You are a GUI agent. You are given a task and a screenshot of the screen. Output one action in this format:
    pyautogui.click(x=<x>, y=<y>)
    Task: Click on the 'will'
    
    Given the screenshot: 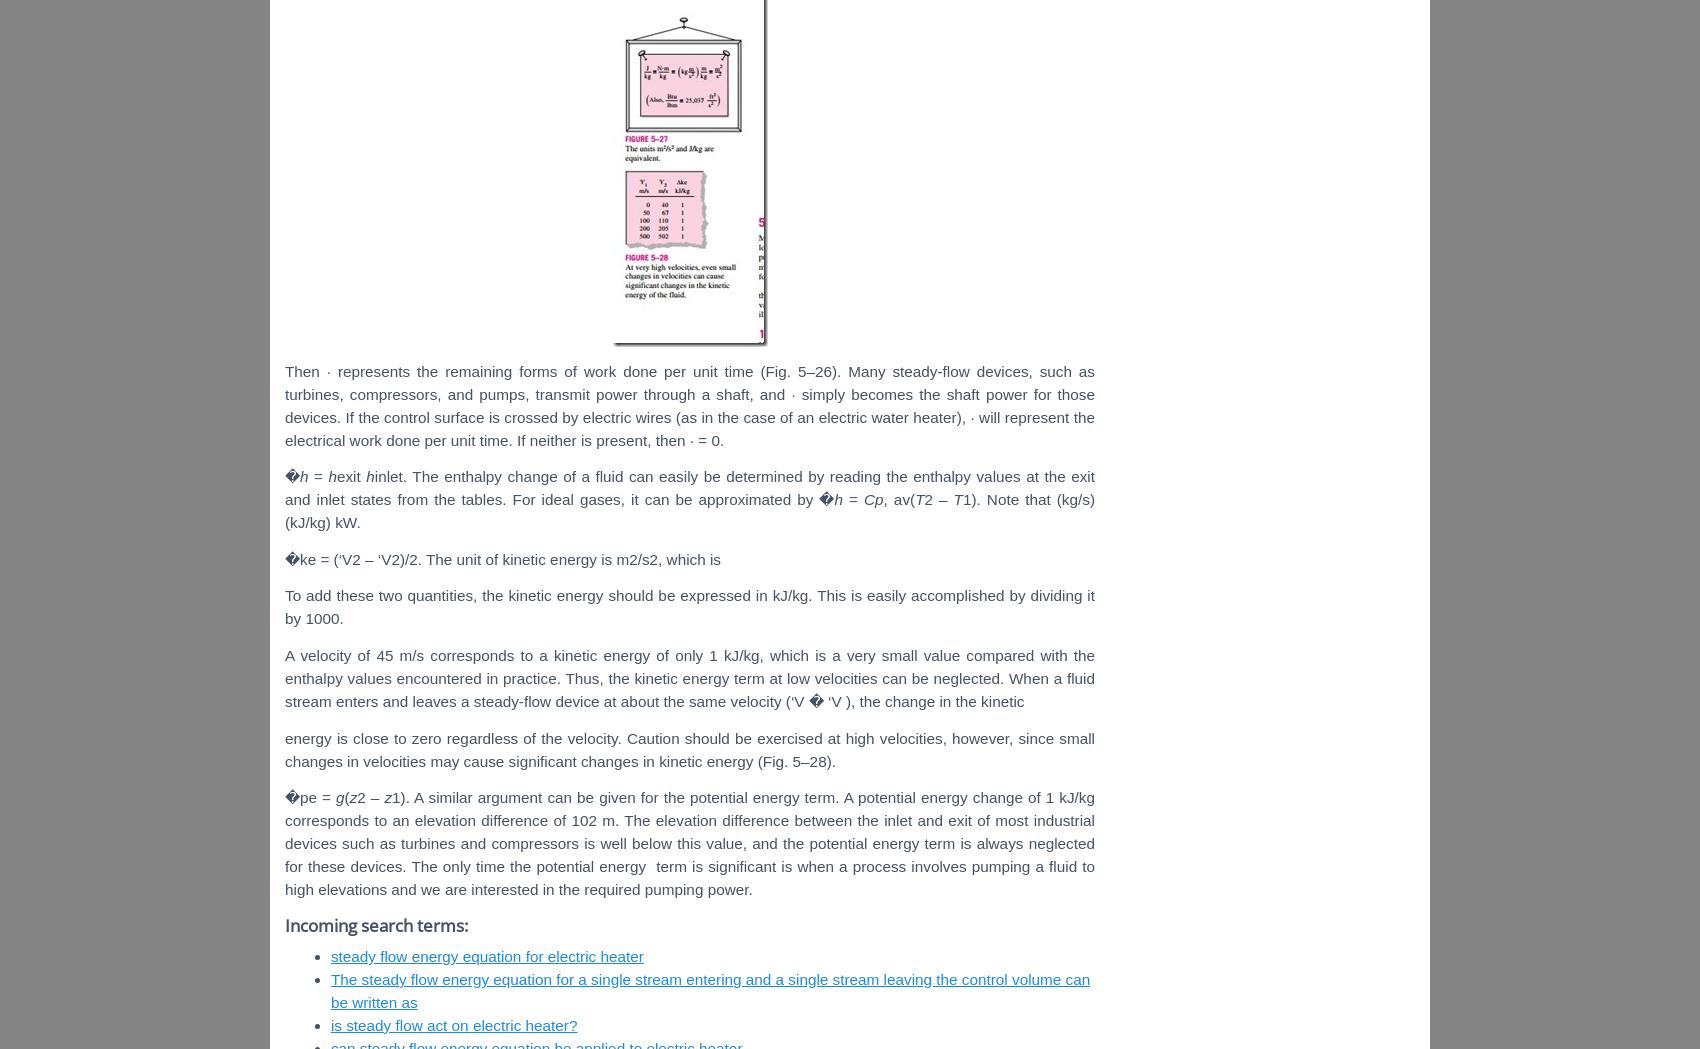 What is the action you would take?
    pyautogui.click(x=990, y=415)
    